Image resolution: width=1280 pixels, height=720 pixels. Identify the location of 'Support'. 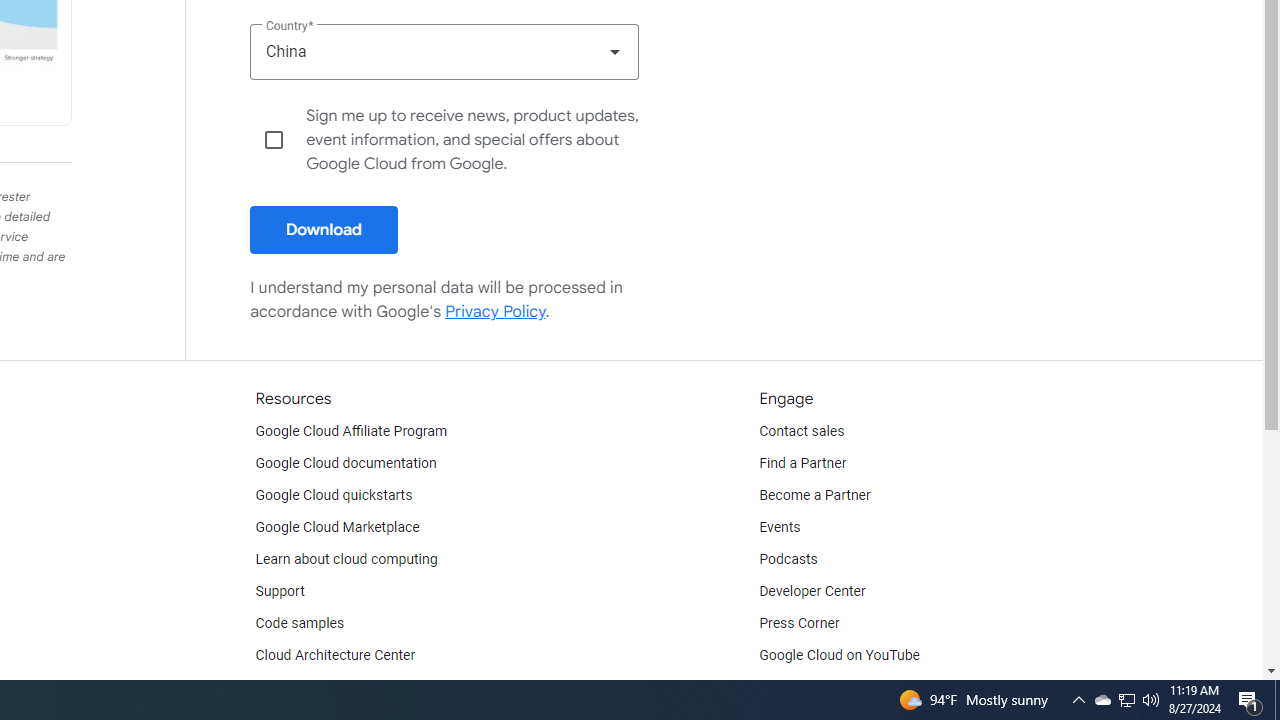
(278, 590).